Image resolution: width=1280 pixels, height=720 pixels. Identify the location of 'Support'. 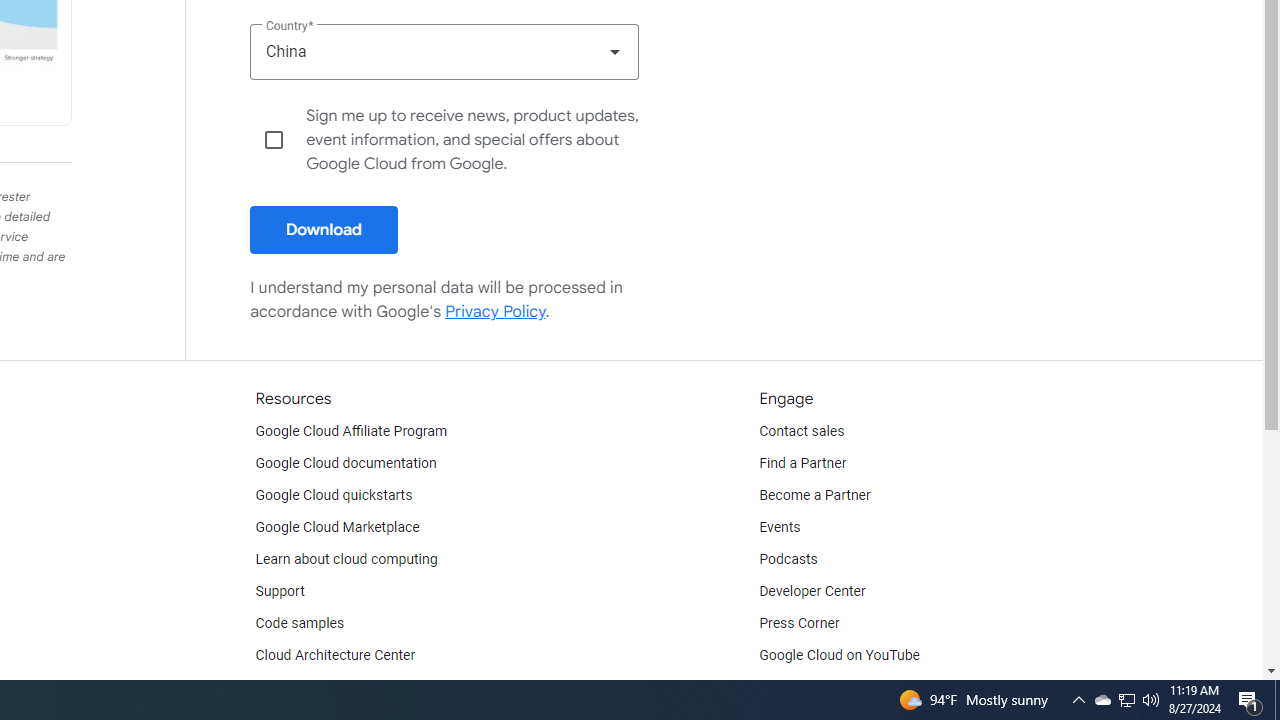
(278, 590).